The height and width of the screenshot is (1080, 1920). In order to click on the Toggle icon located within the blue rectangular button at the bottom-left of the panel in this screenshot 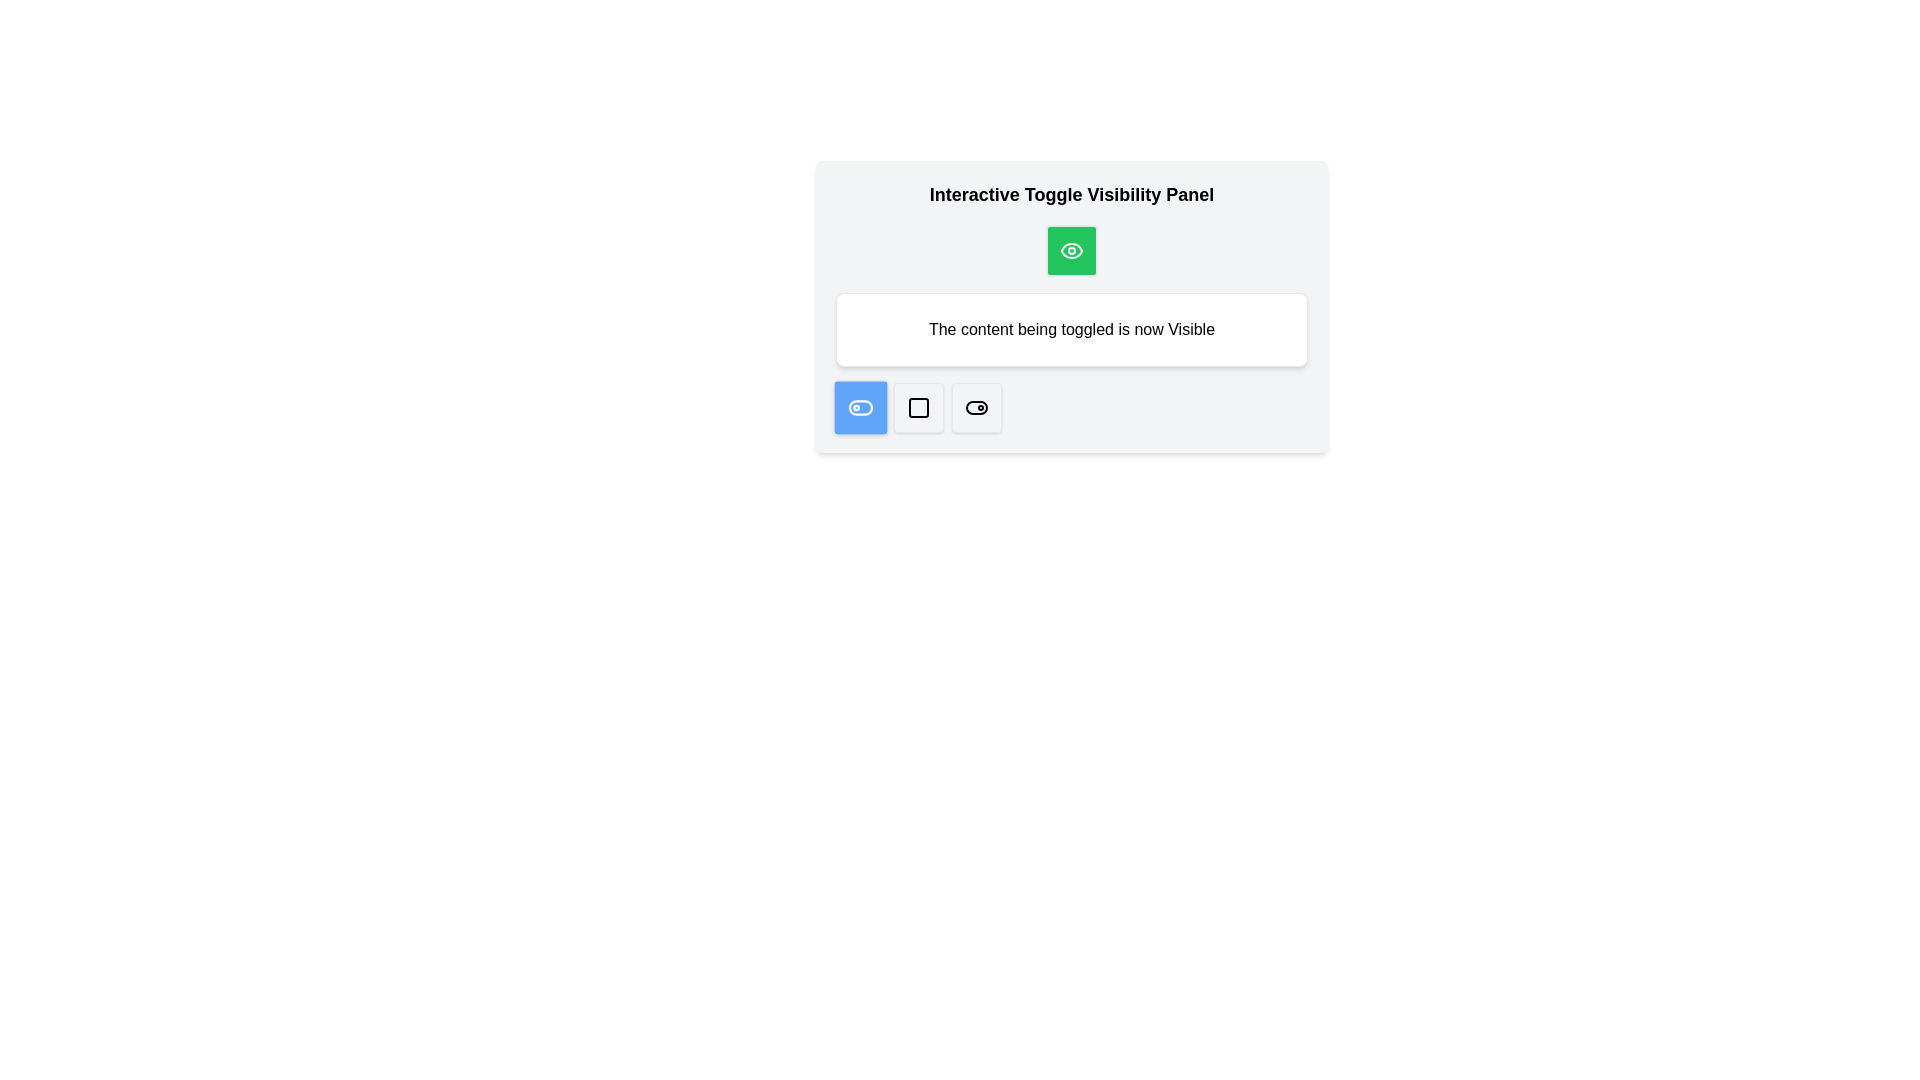, I will do `click(860, 407)`.